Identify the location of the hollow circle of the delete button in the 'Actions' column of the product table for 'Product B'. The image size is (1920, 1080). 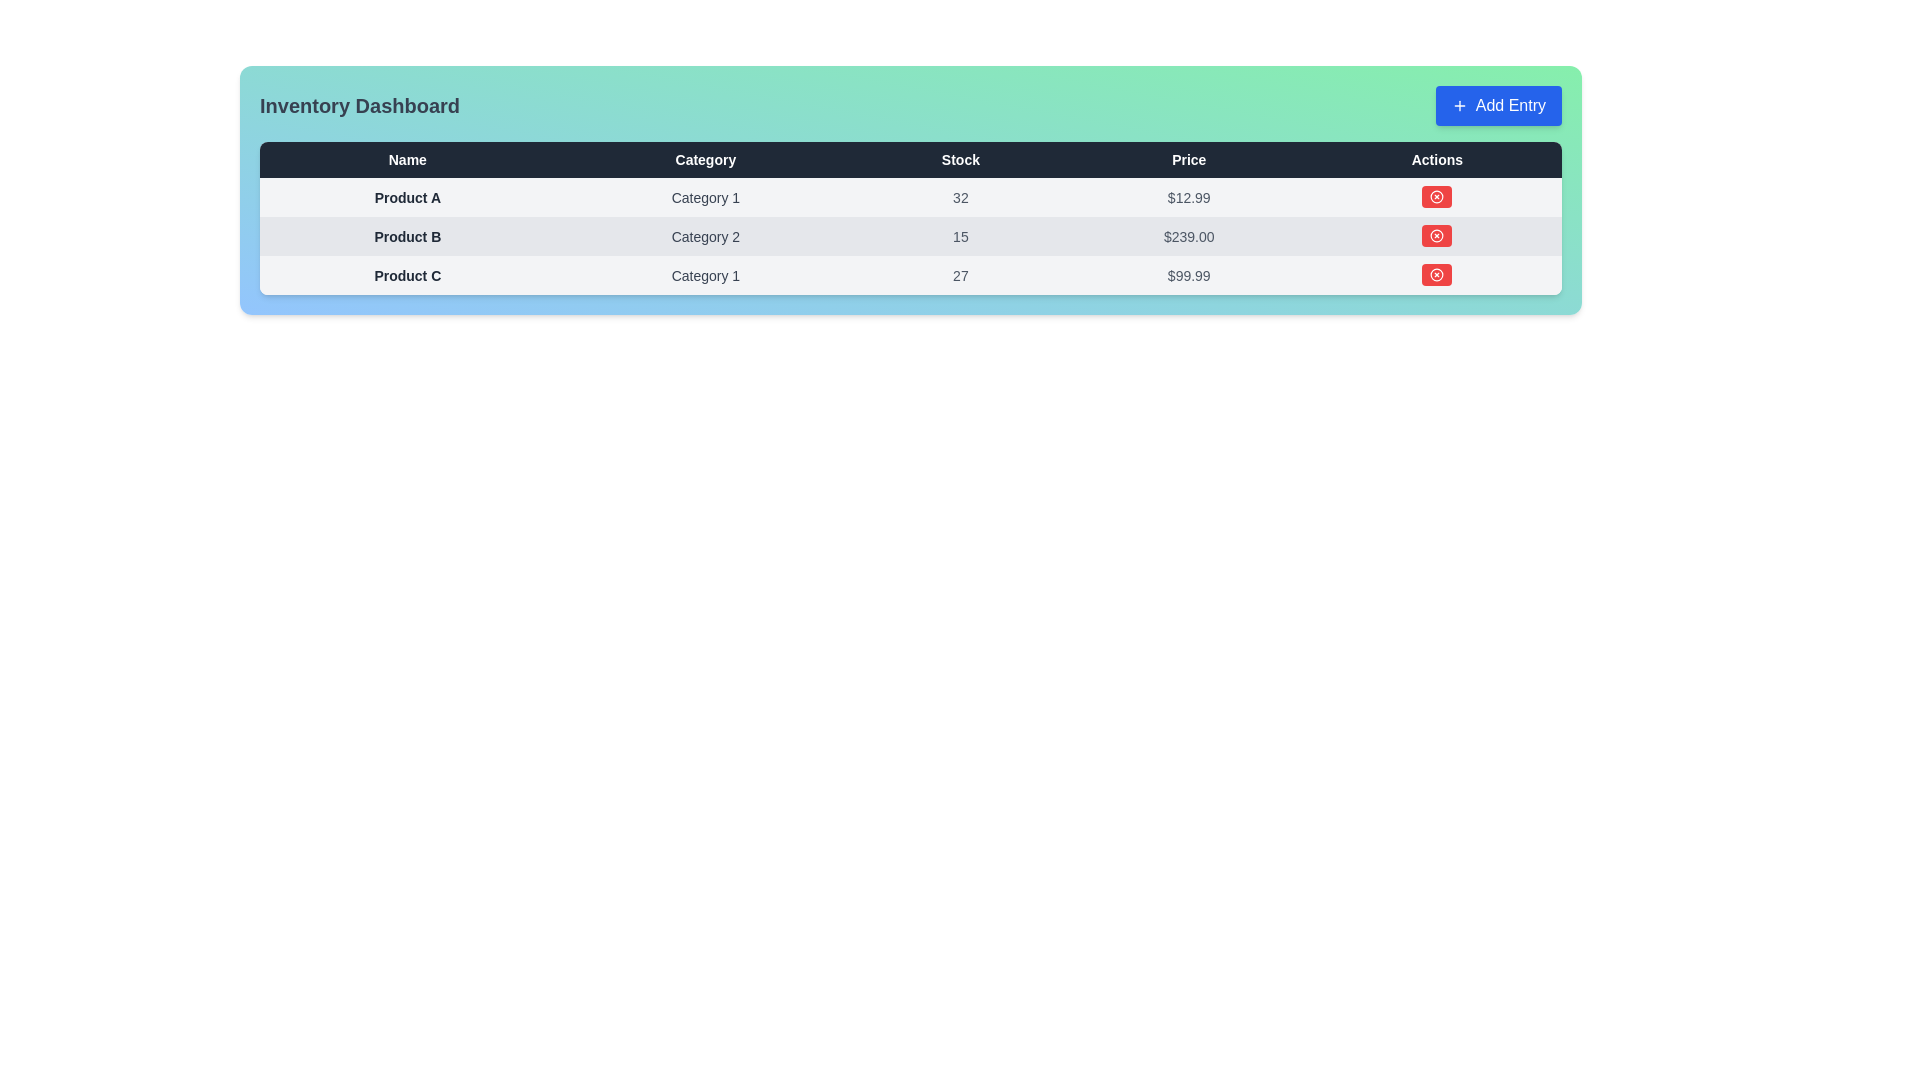
(1436, 234).